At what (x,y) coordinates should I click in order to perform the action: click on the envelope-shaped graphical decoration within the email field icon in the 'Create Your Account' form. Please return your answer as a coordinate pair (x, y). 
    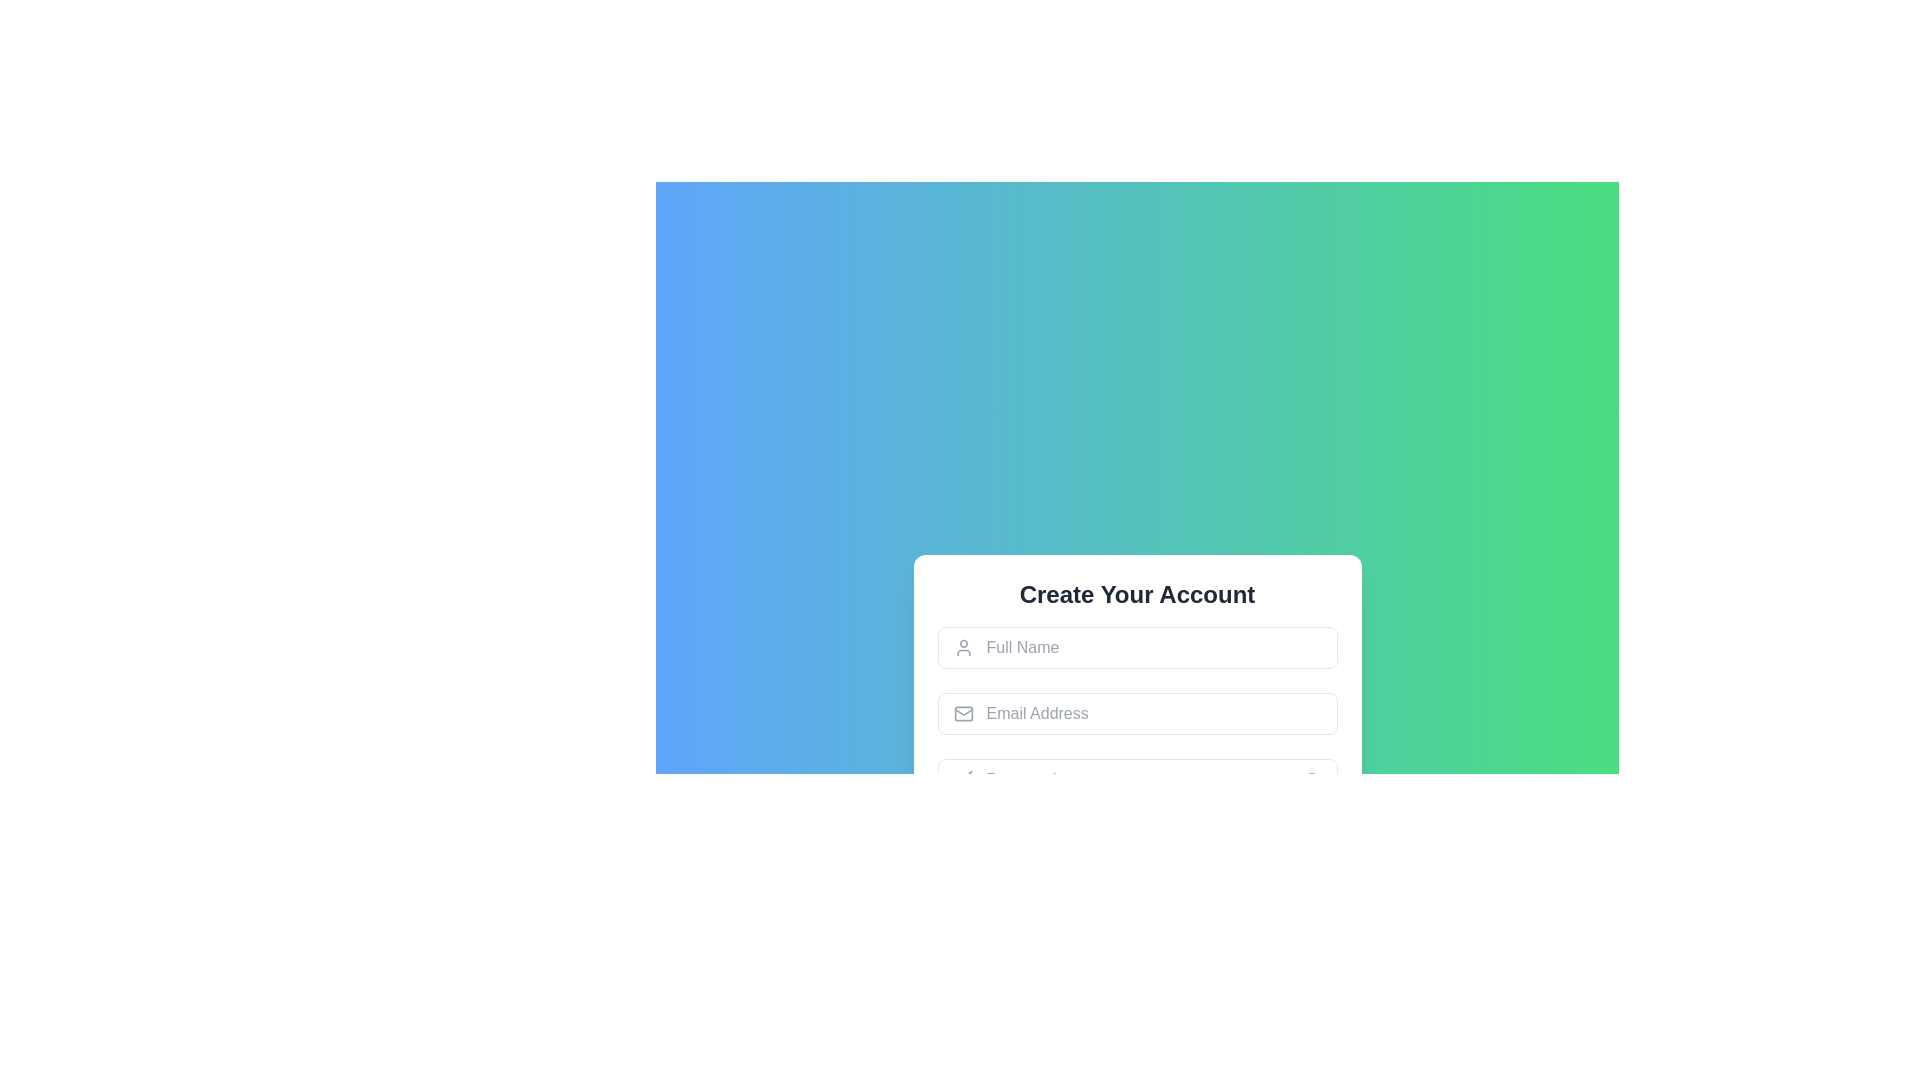
    Looking at the image, I should click on (963, 712).